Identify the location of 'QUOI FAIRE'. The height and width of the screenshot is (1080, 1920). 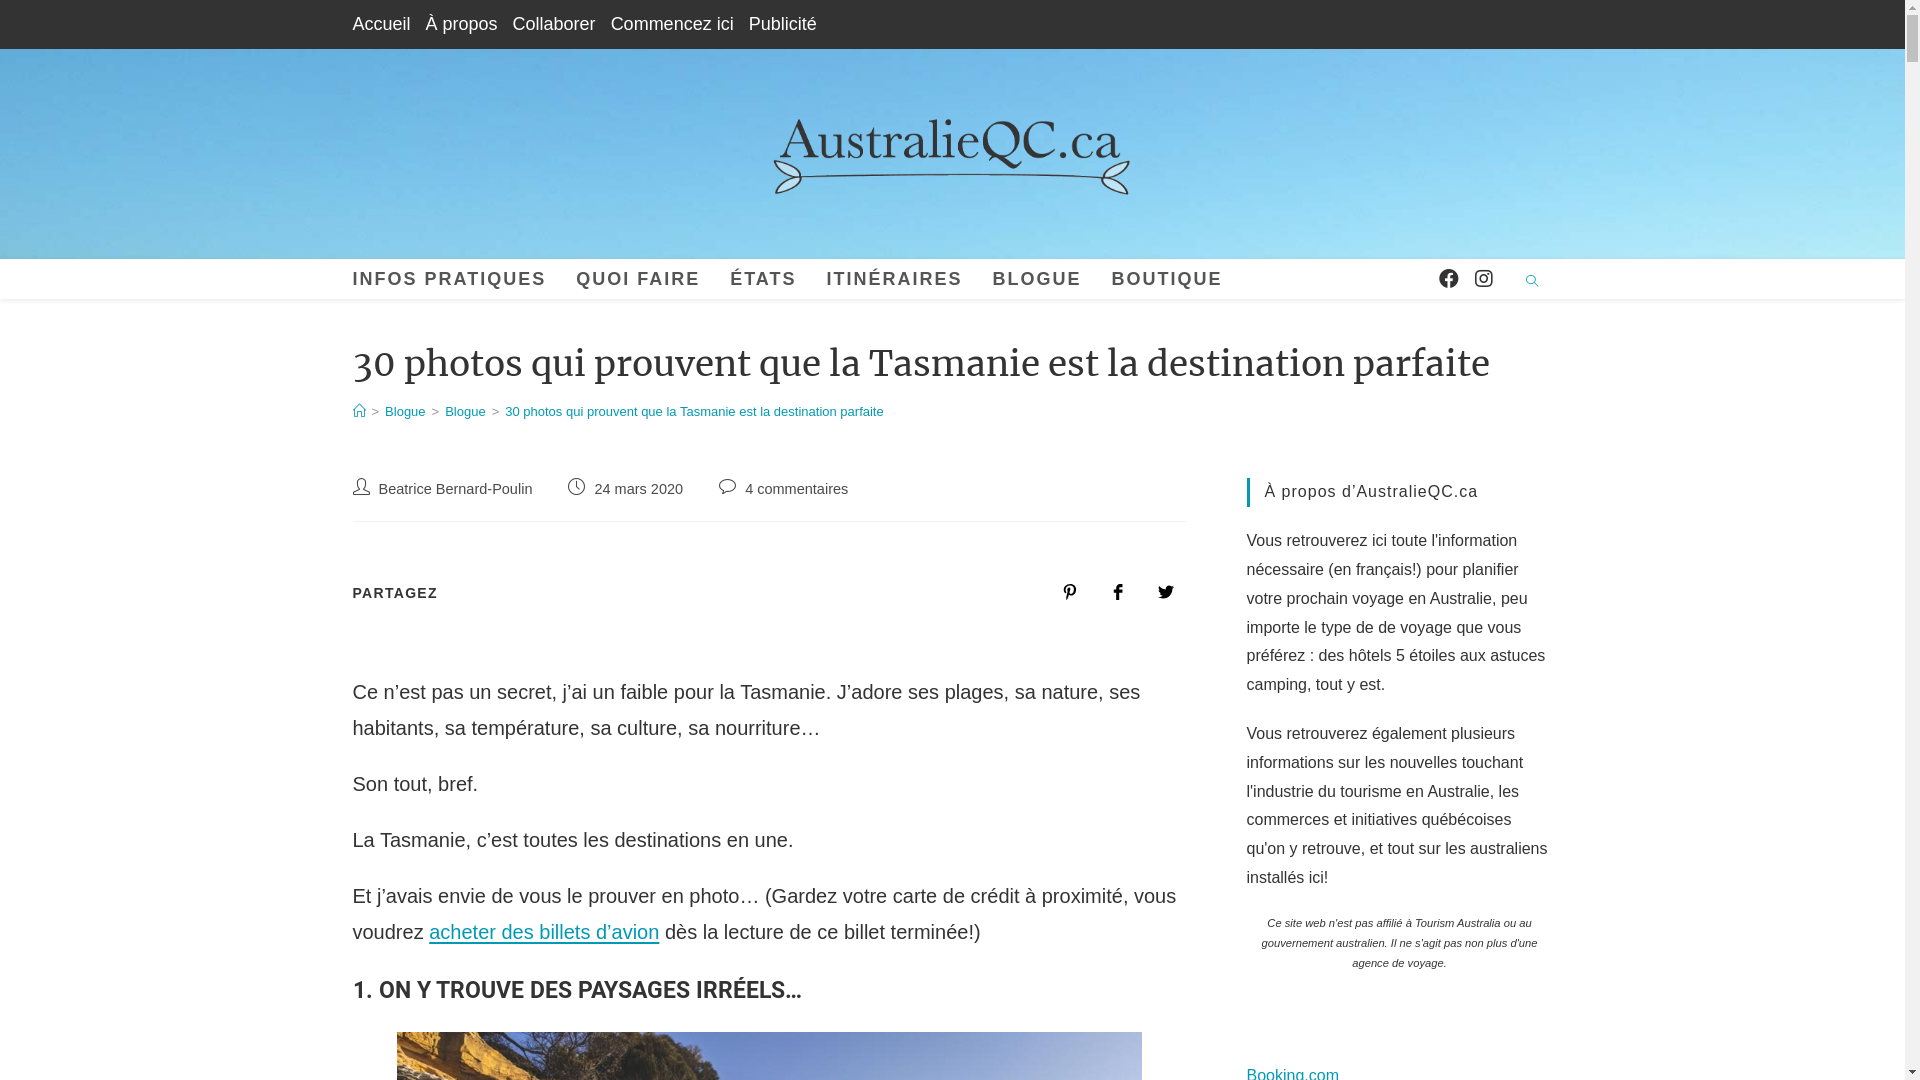
(637, 278).